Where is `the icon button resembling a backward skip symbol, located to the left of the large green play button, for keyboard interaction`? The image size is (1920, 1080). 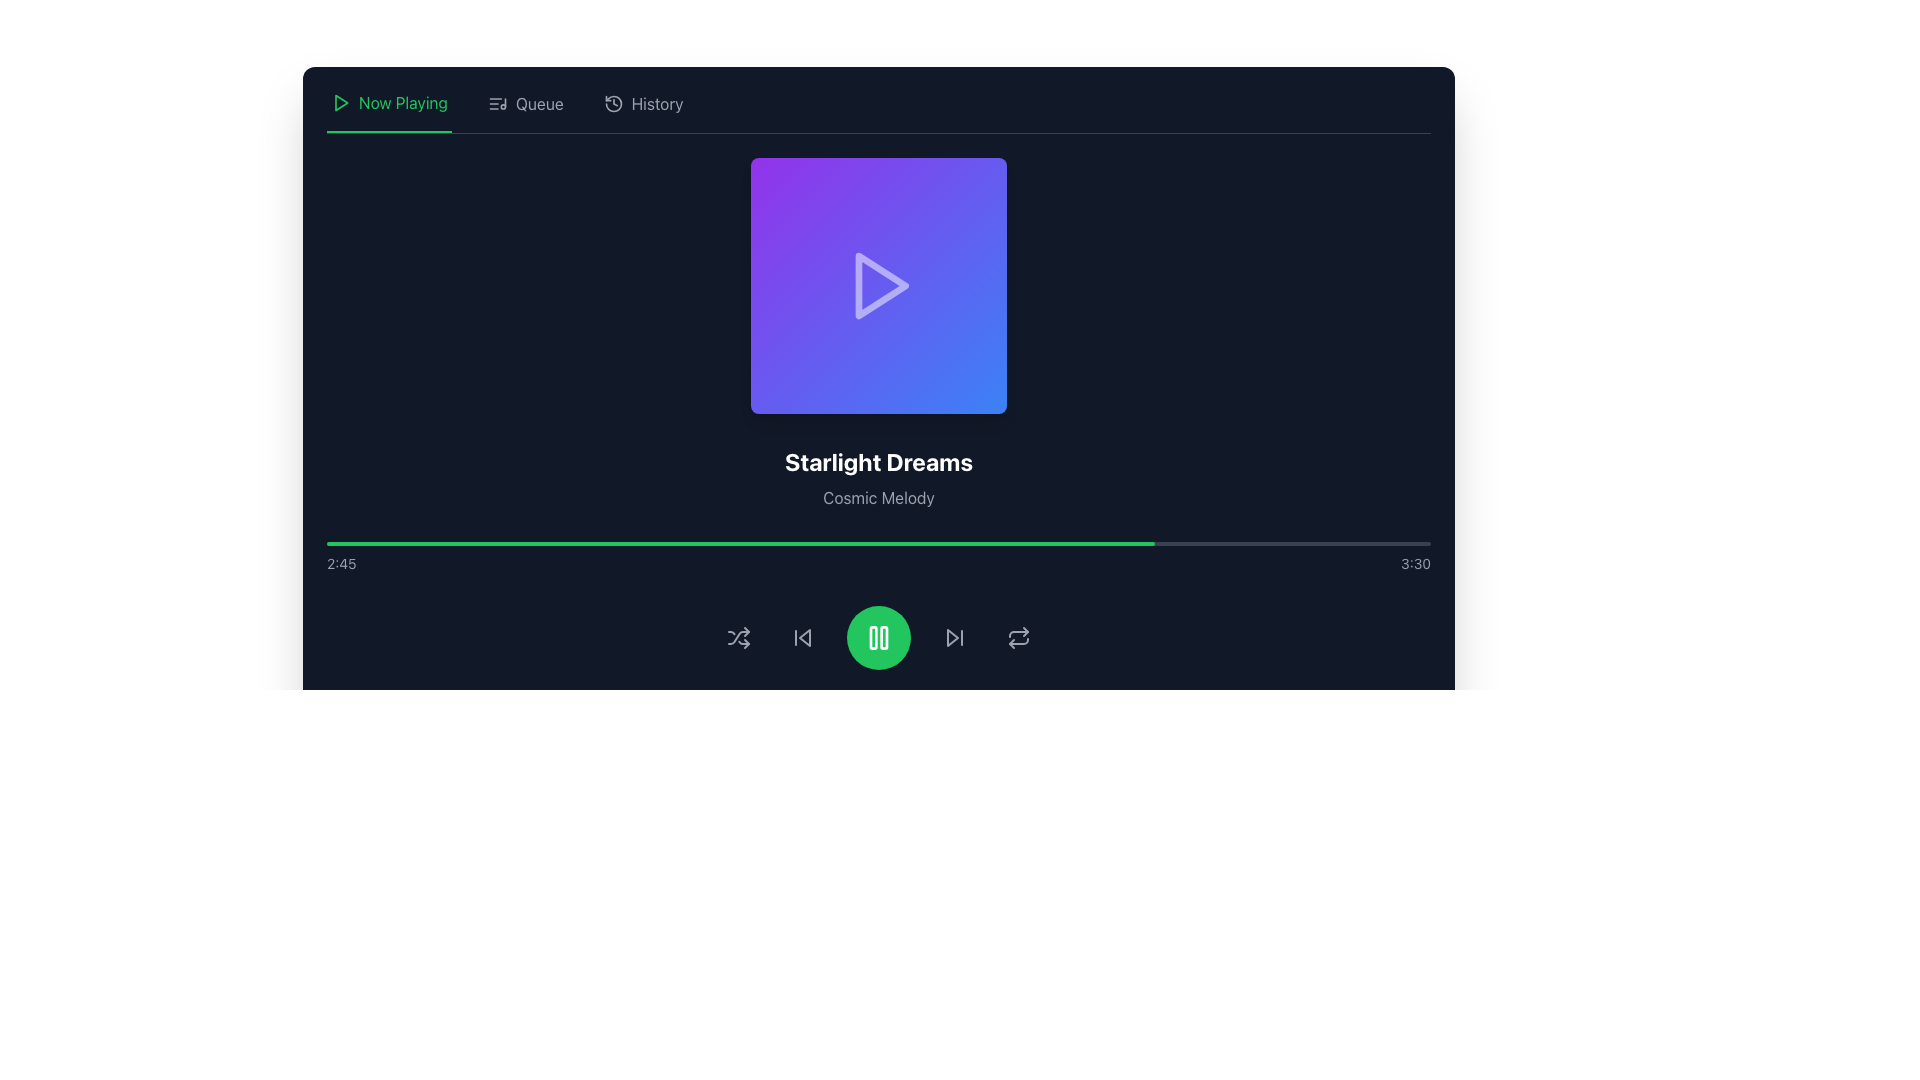 the icon button resembling a backward skip symbol, located to the left of the large green play button, for keyboard interaction is located at coordinates (802, 637).